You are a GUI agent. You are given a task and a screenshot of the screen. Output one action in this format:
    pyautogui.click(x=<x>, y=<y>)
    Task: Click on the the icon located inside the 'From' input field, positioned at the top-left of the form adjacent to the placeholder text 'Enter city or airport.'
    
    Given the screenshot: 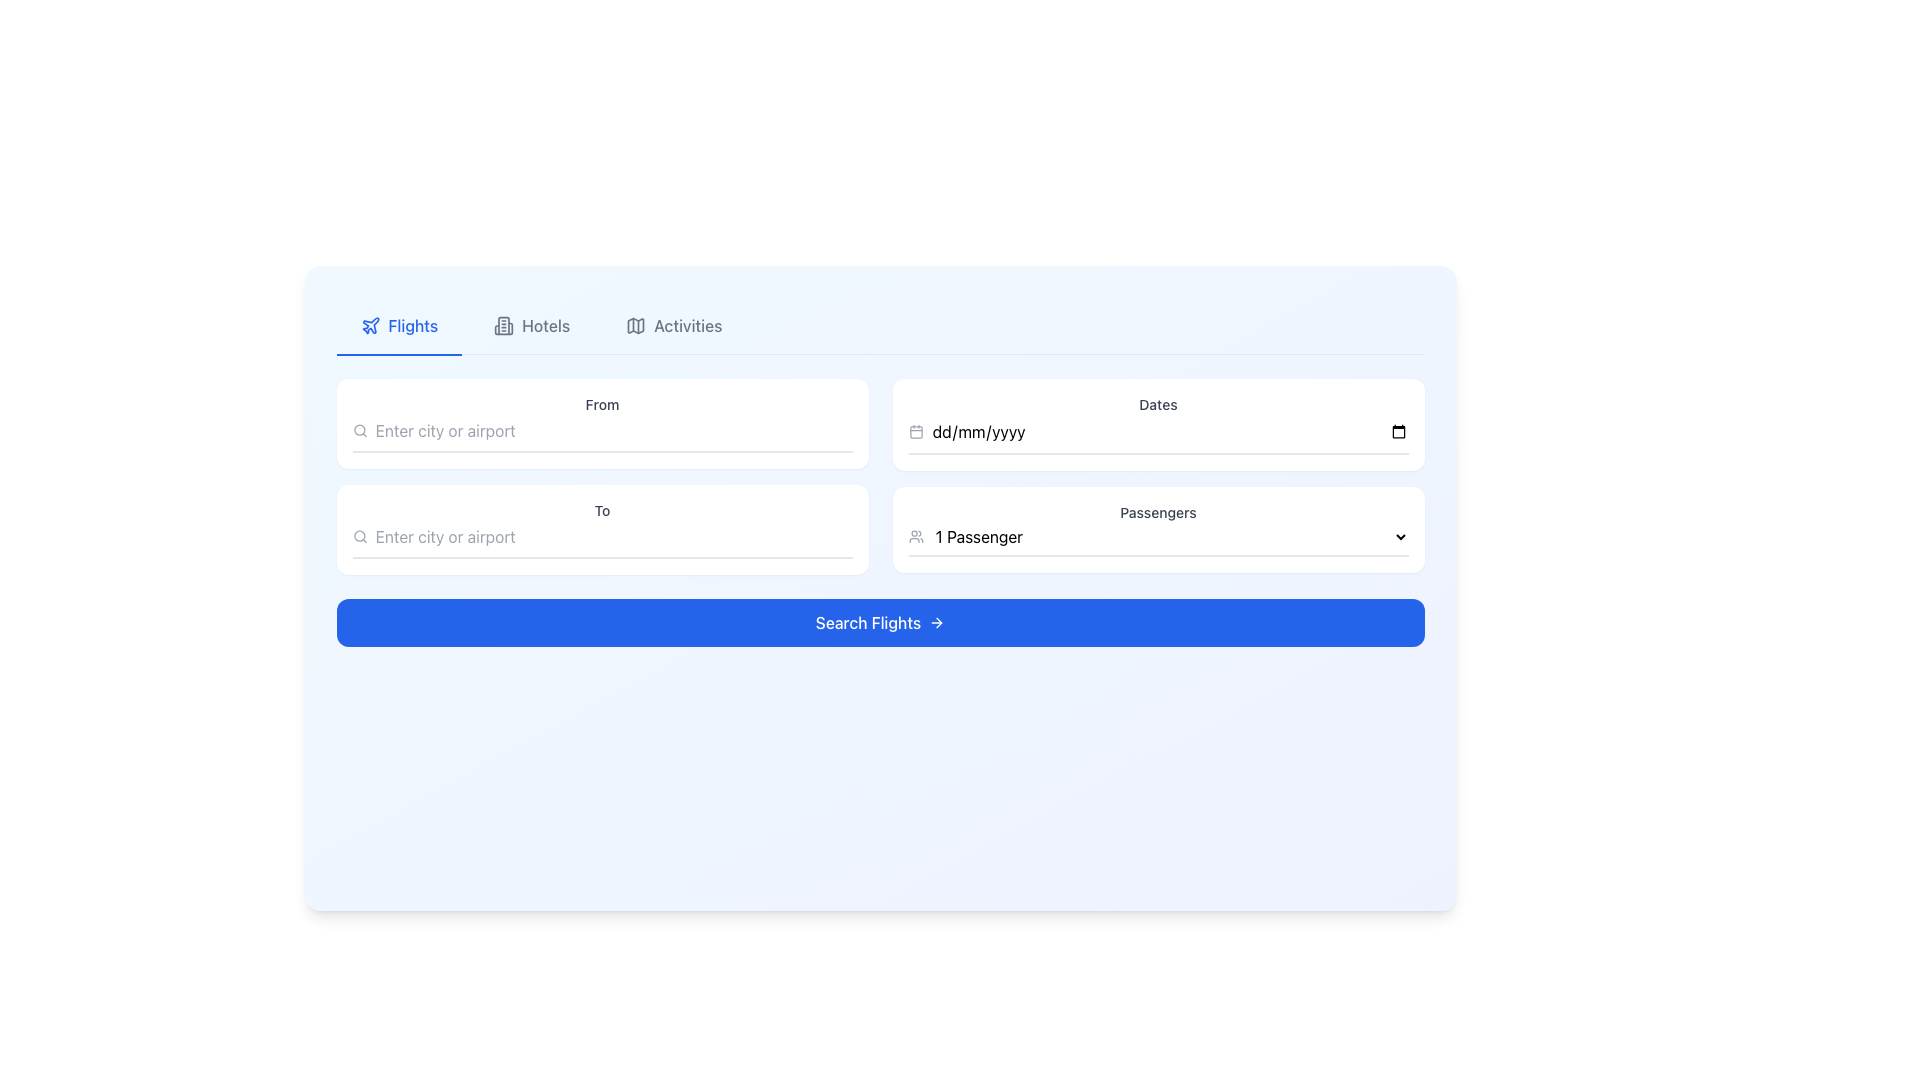 What is the action you would take?
    pyautogui.click(x=360, y=430)
    